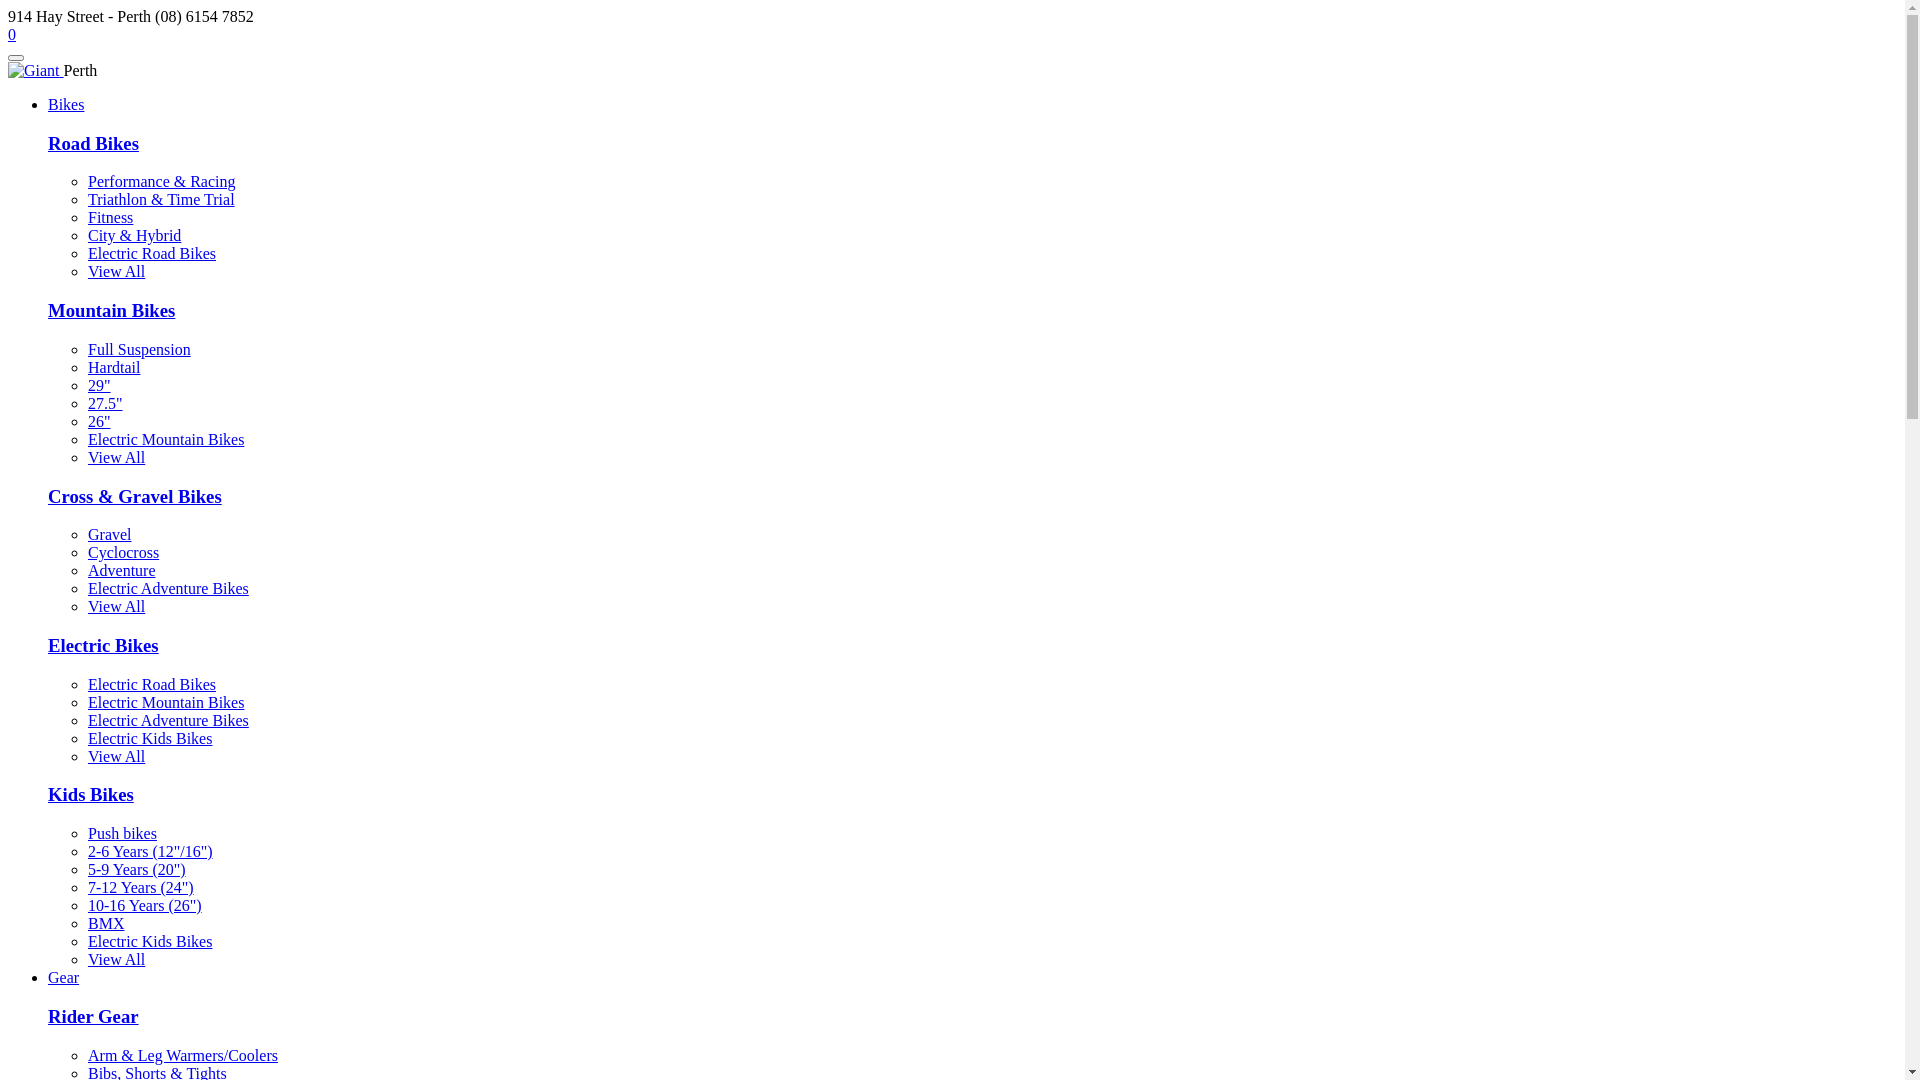  I want to click on 'Push bikes', so click(121, 833).